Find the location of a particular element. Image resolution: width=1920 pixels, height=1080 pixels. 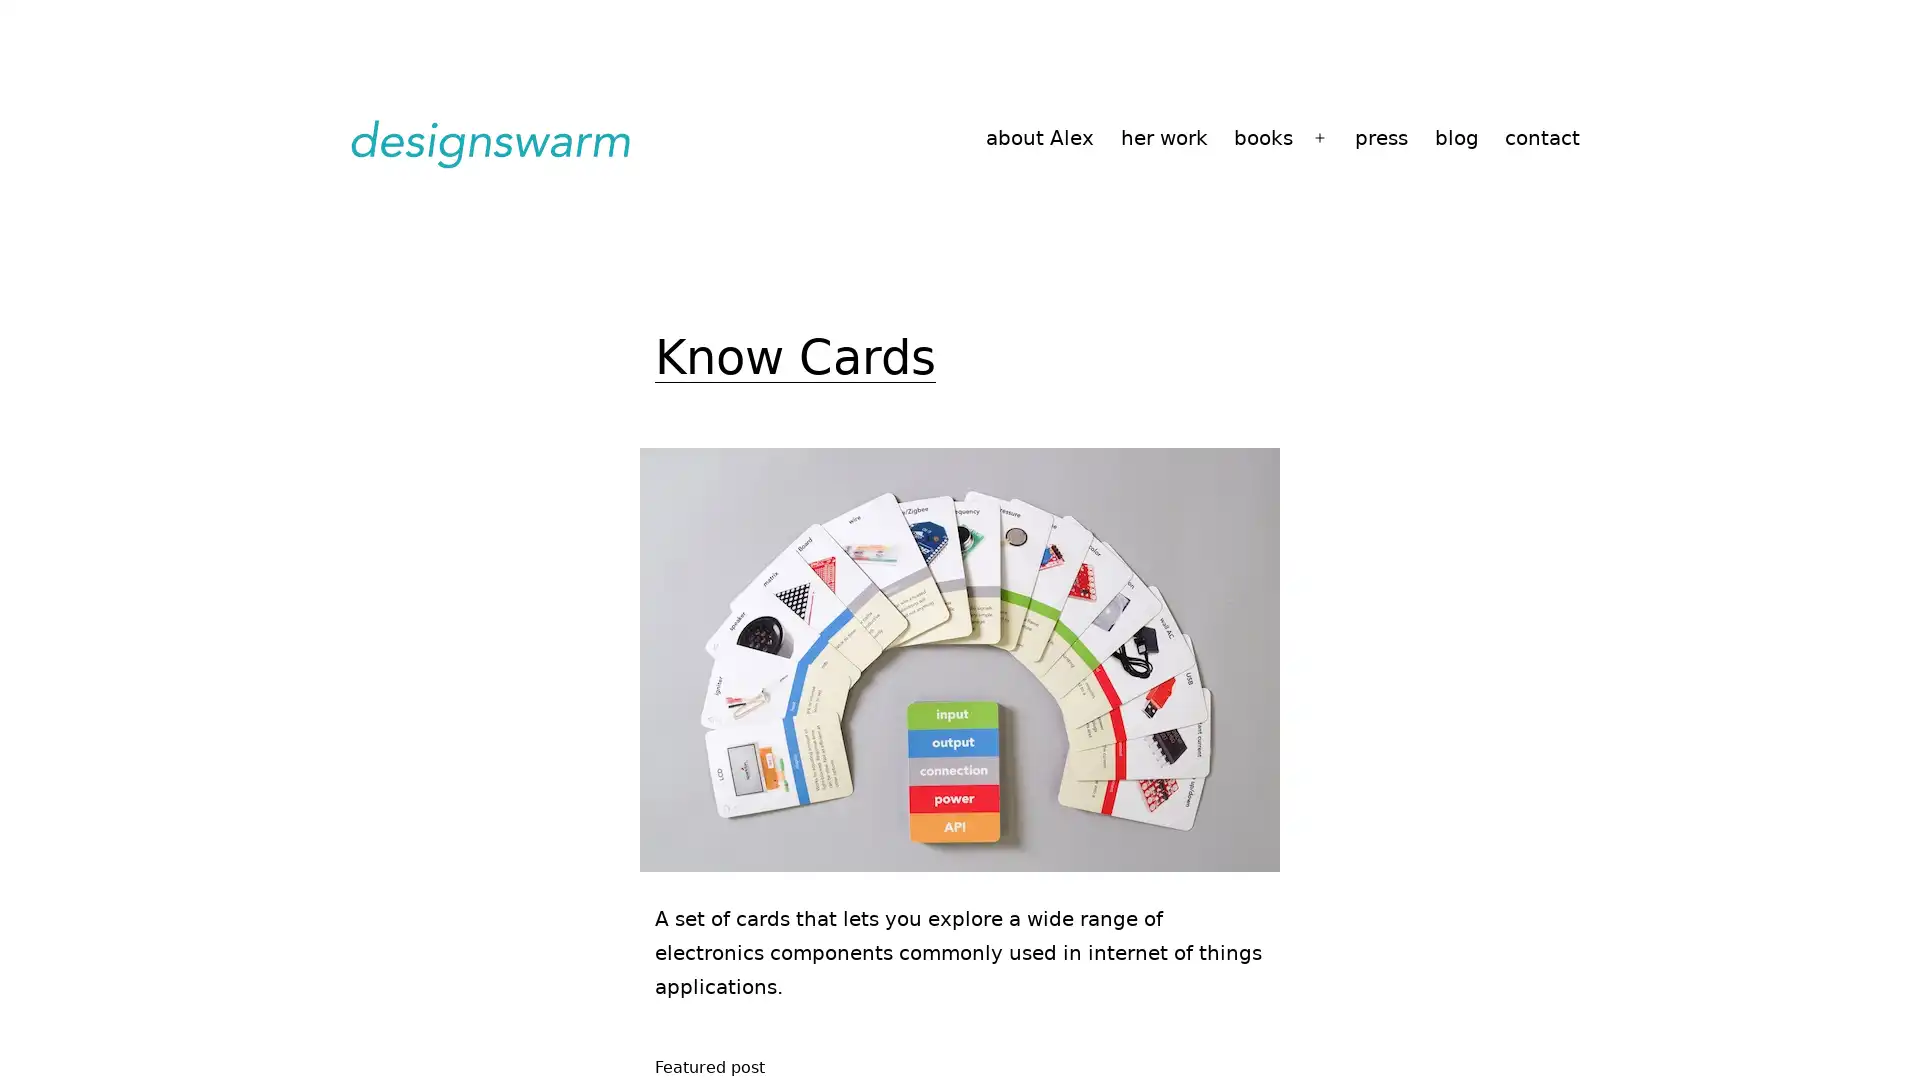

Open menu is located at coordinates (1320, 137).